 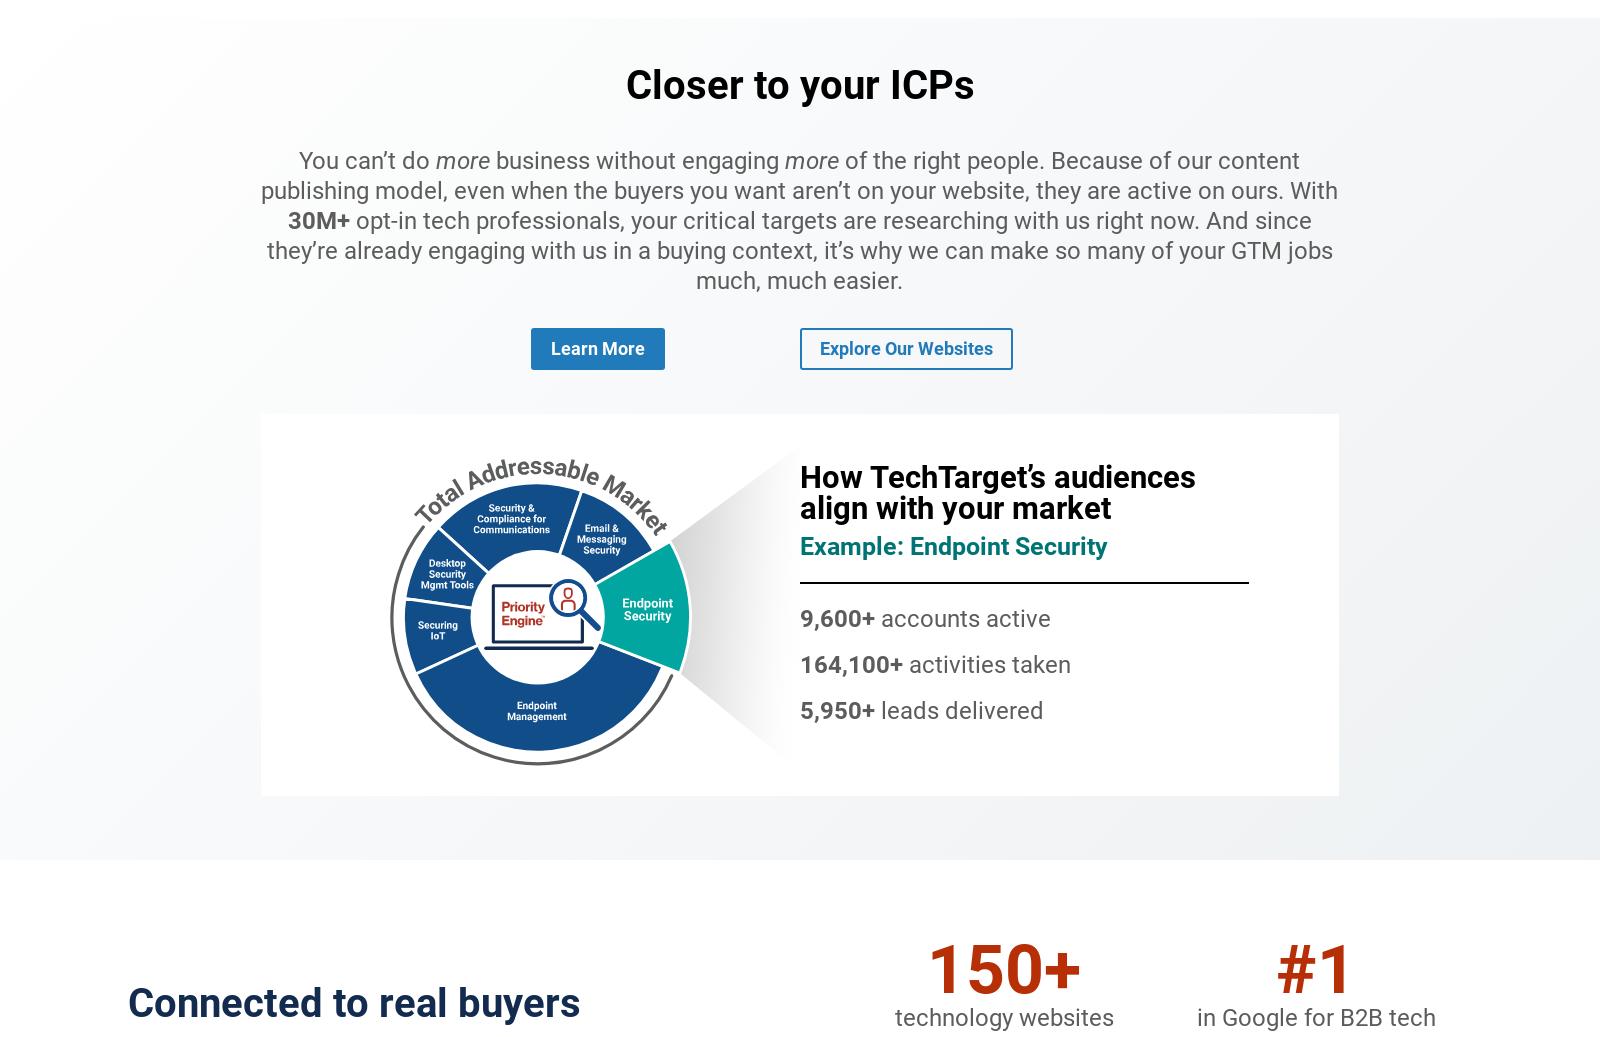 What do you see at coordinates (318, 219) in the screenshot?
I see `'30M+'` at bounding box center [318, 219].